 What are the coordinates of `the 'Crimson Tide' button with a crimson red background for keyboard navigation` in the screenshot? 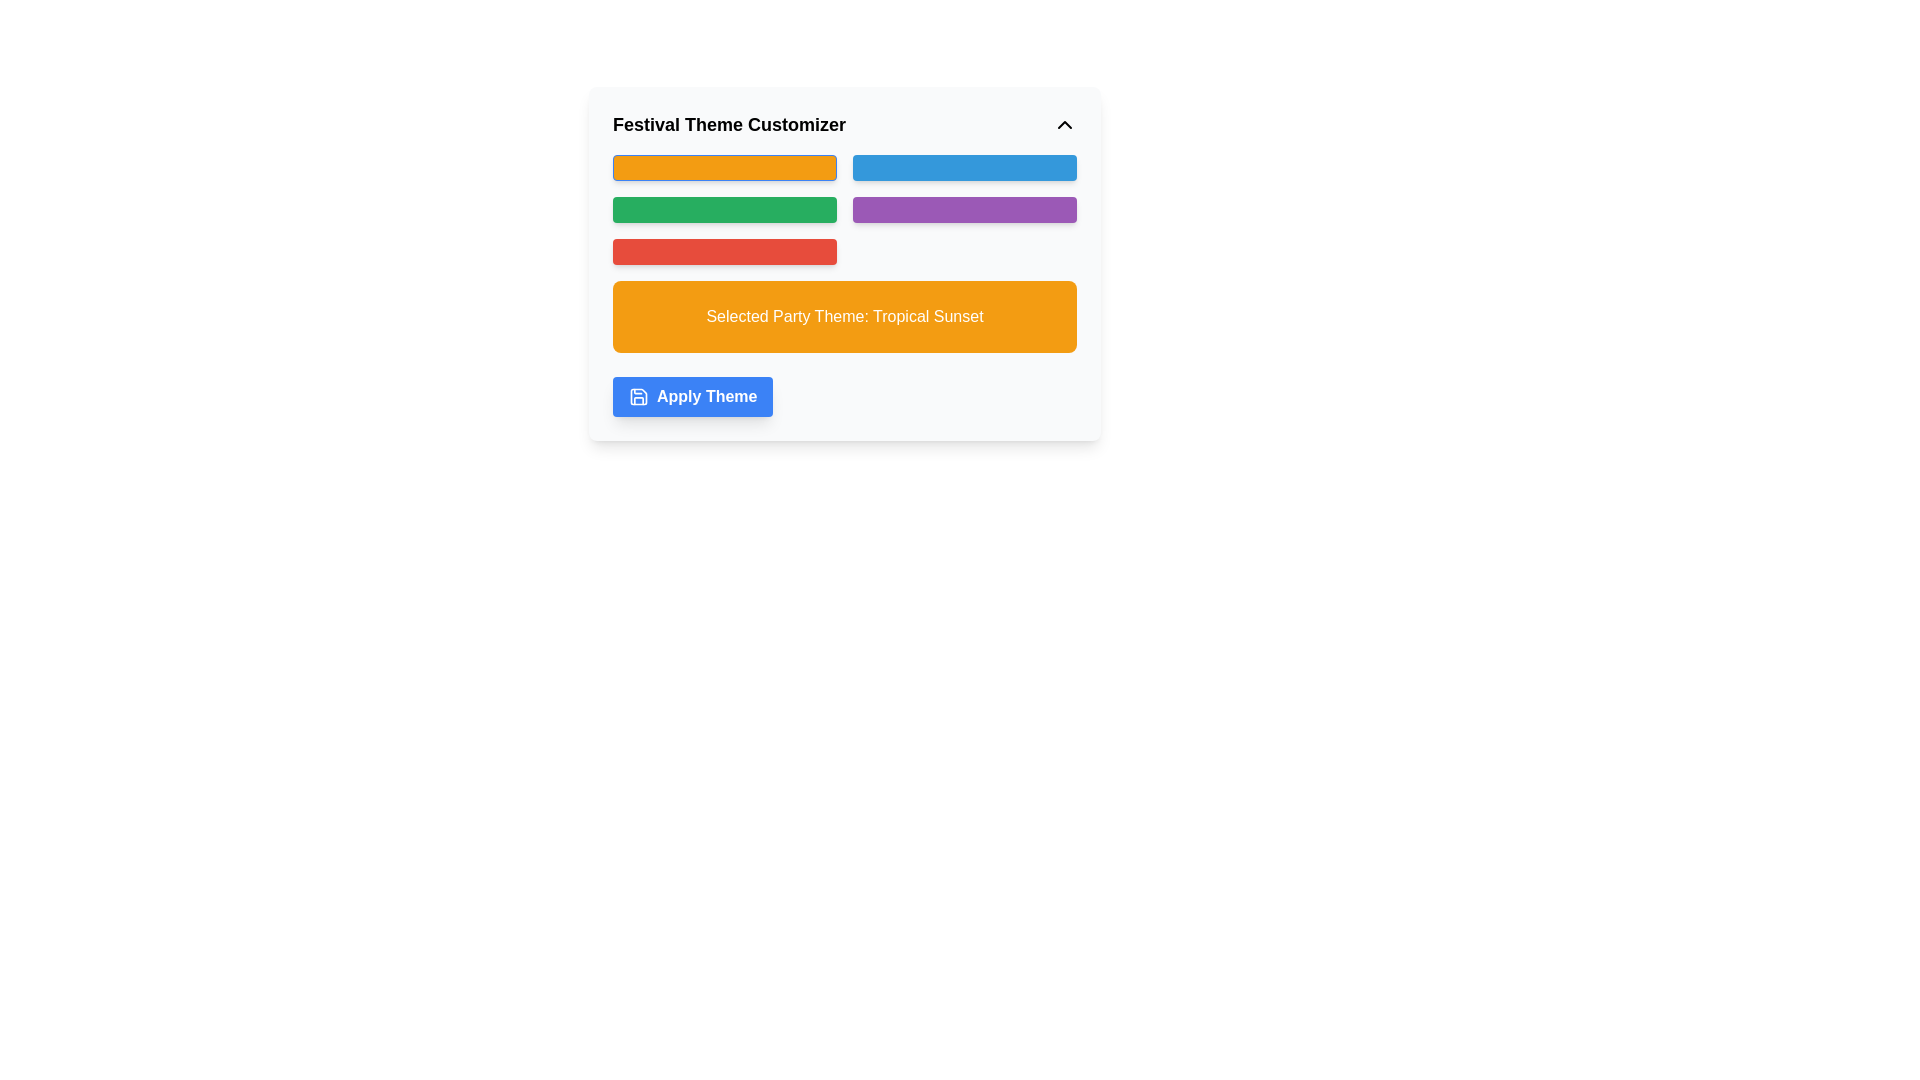 It's located at (723, 250).